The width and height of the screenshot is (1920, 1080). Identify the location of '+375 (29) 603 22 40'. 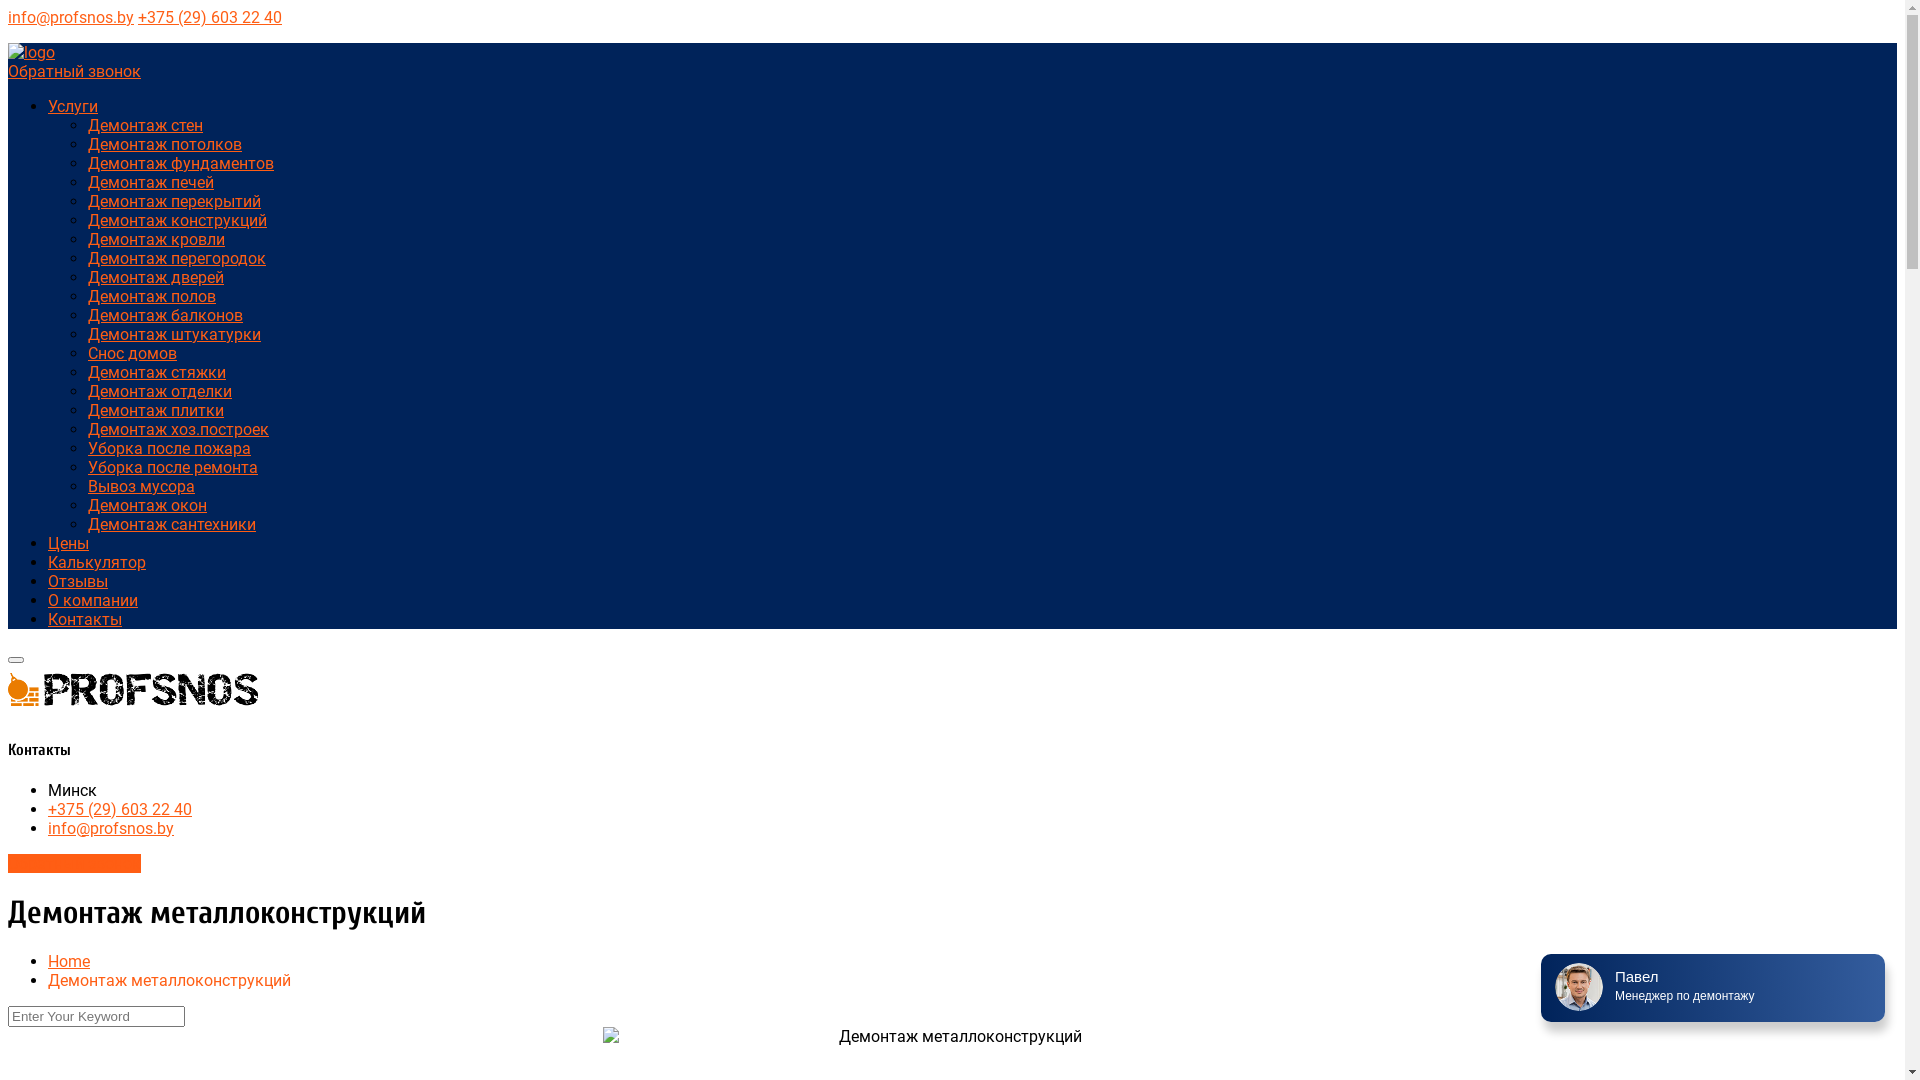
(119, 808).